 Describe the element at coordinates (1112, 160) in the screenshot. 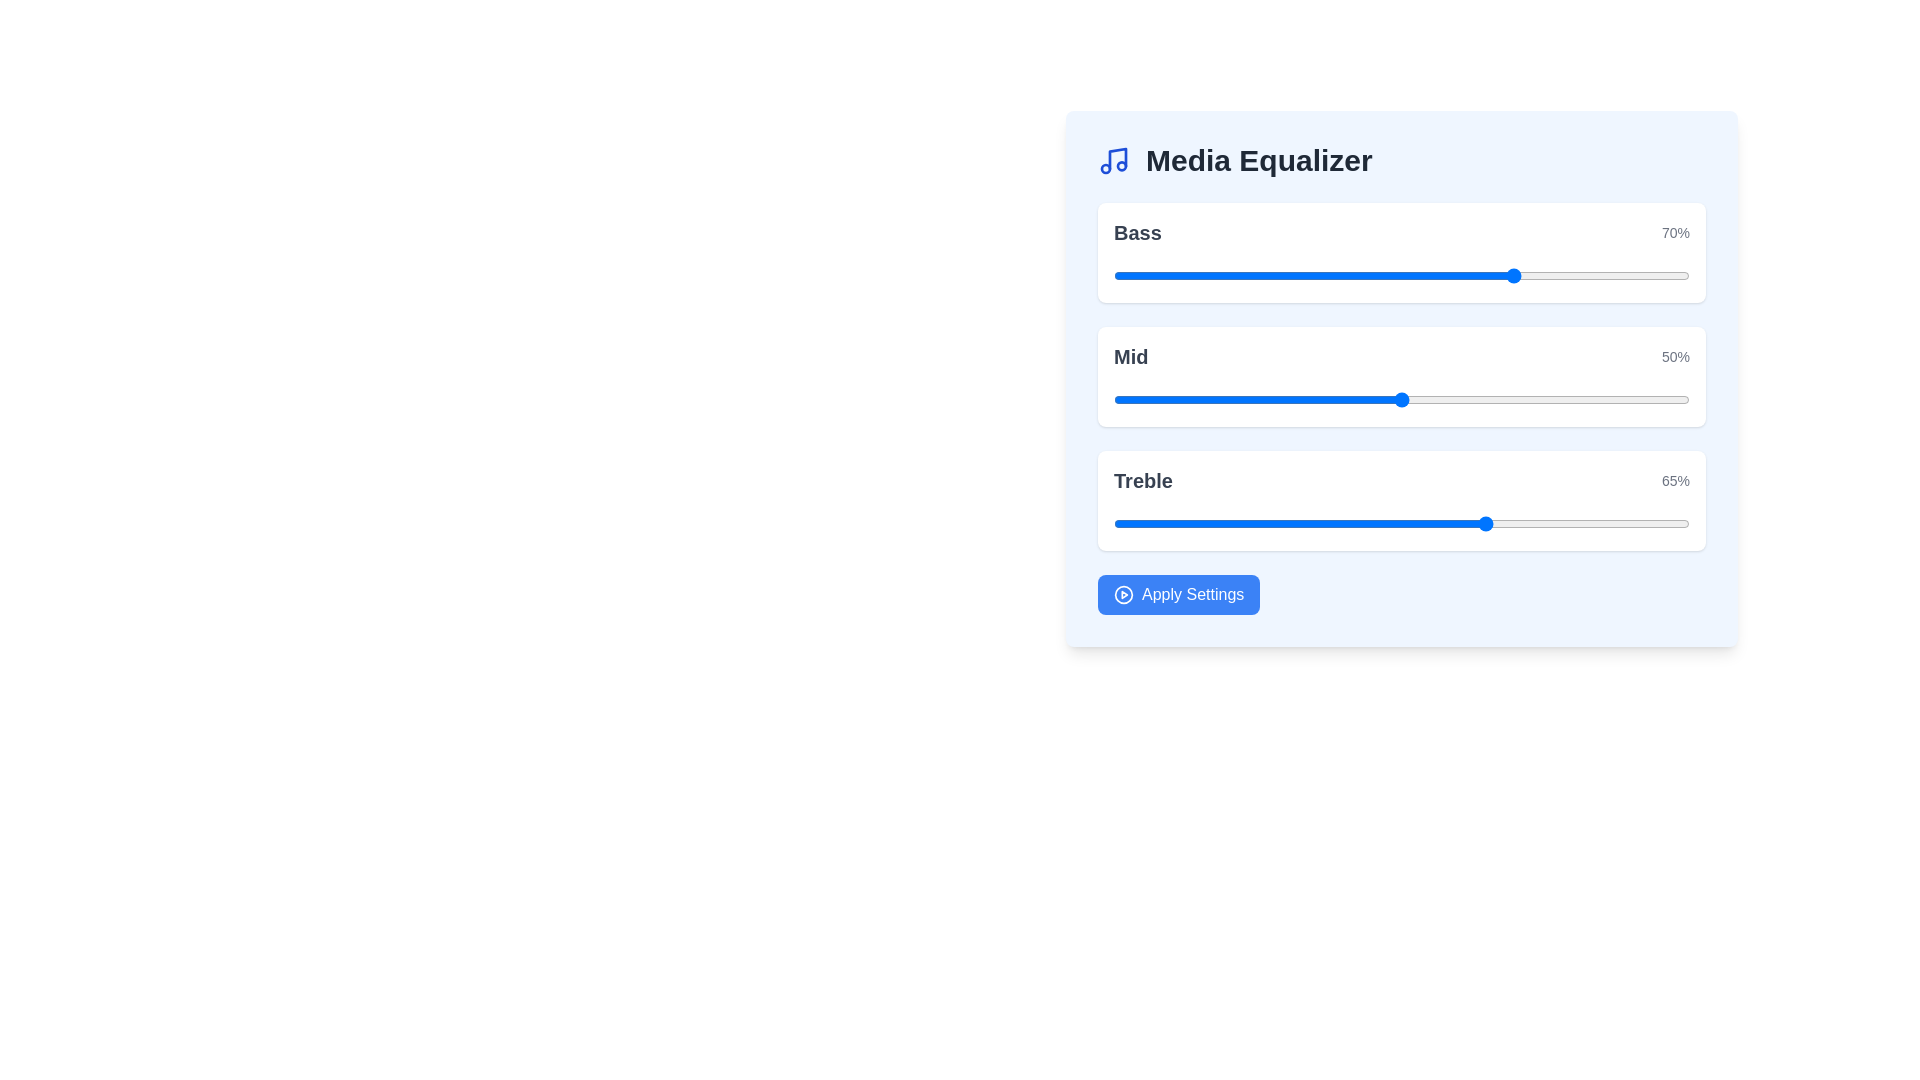

I see `the blue musical icon, which is styled as a note with circular ends and is located to the left of the 'Media Equalizer' text label` at that location.